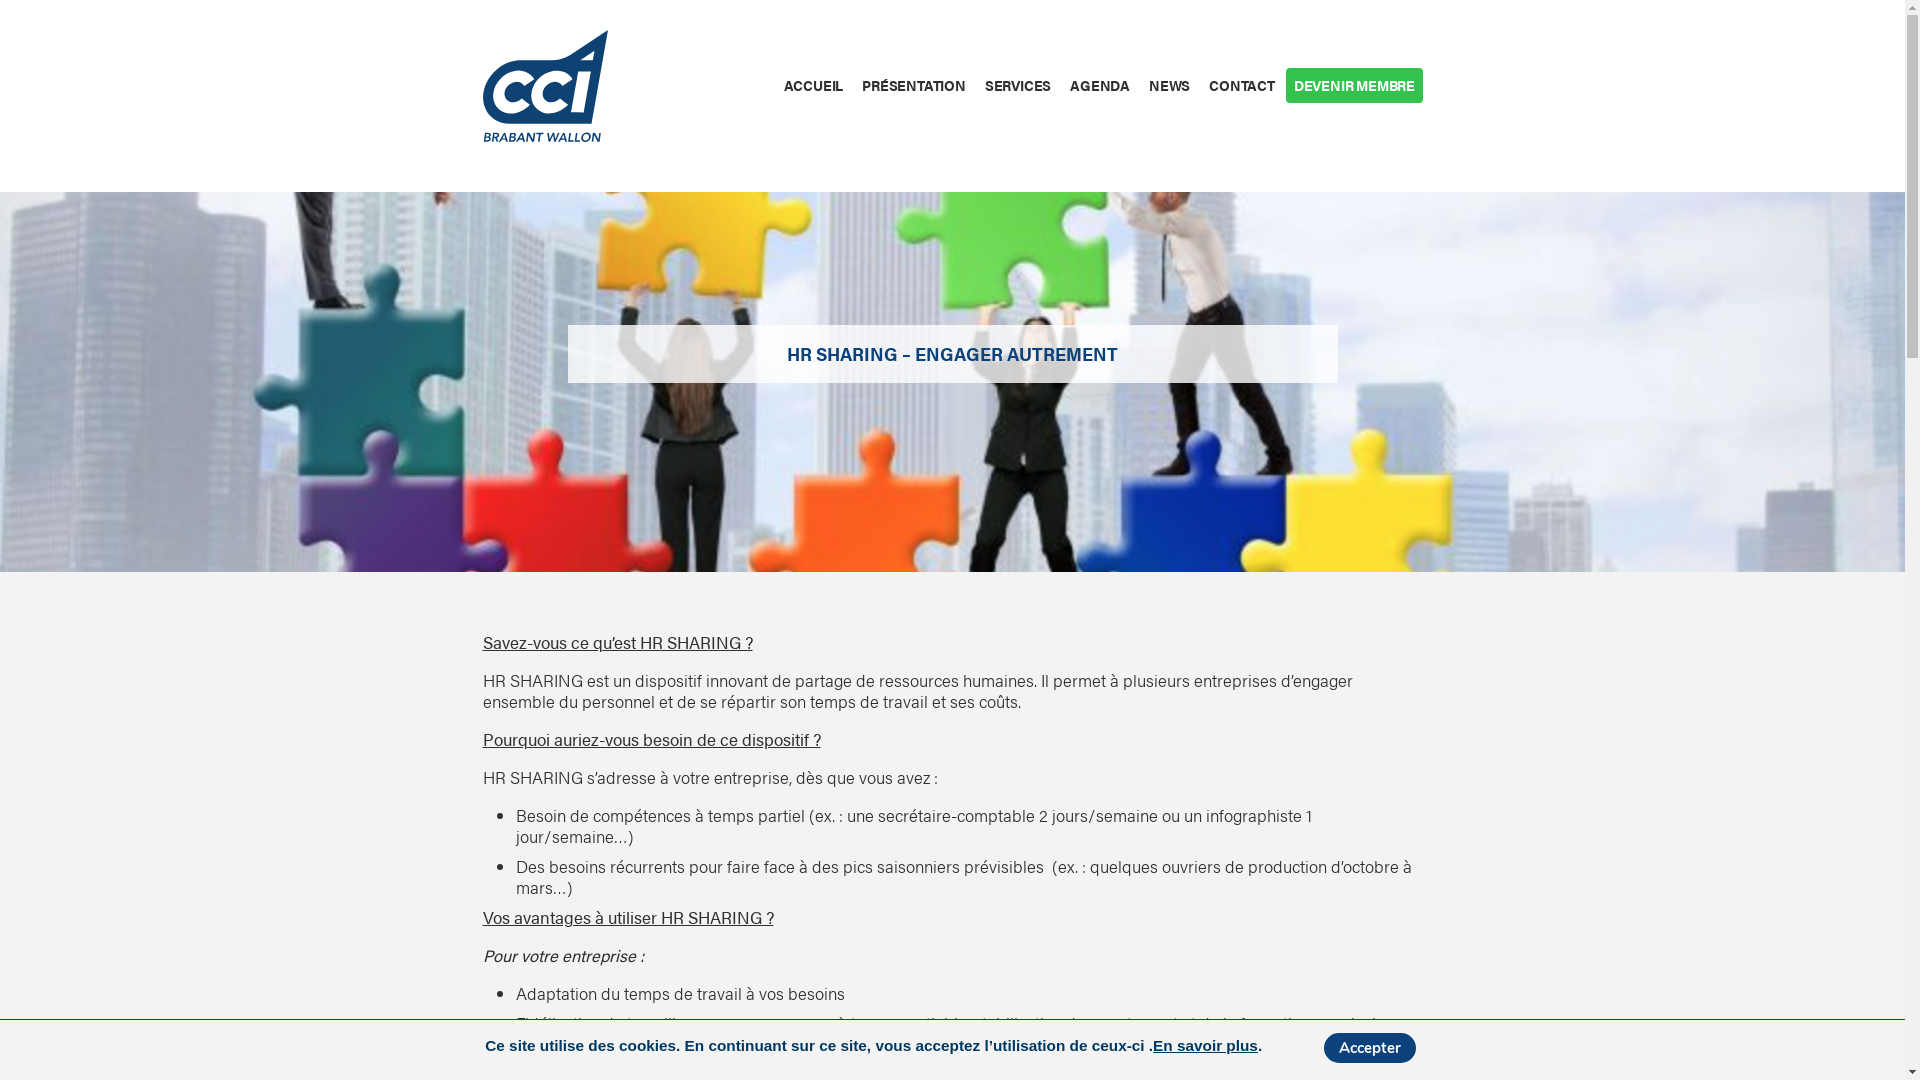  What do you see at coordinates (1353, 84) in the screenshot?
I see `'DEVENIR MEMBRE'` at bounding box center [1353, 84].